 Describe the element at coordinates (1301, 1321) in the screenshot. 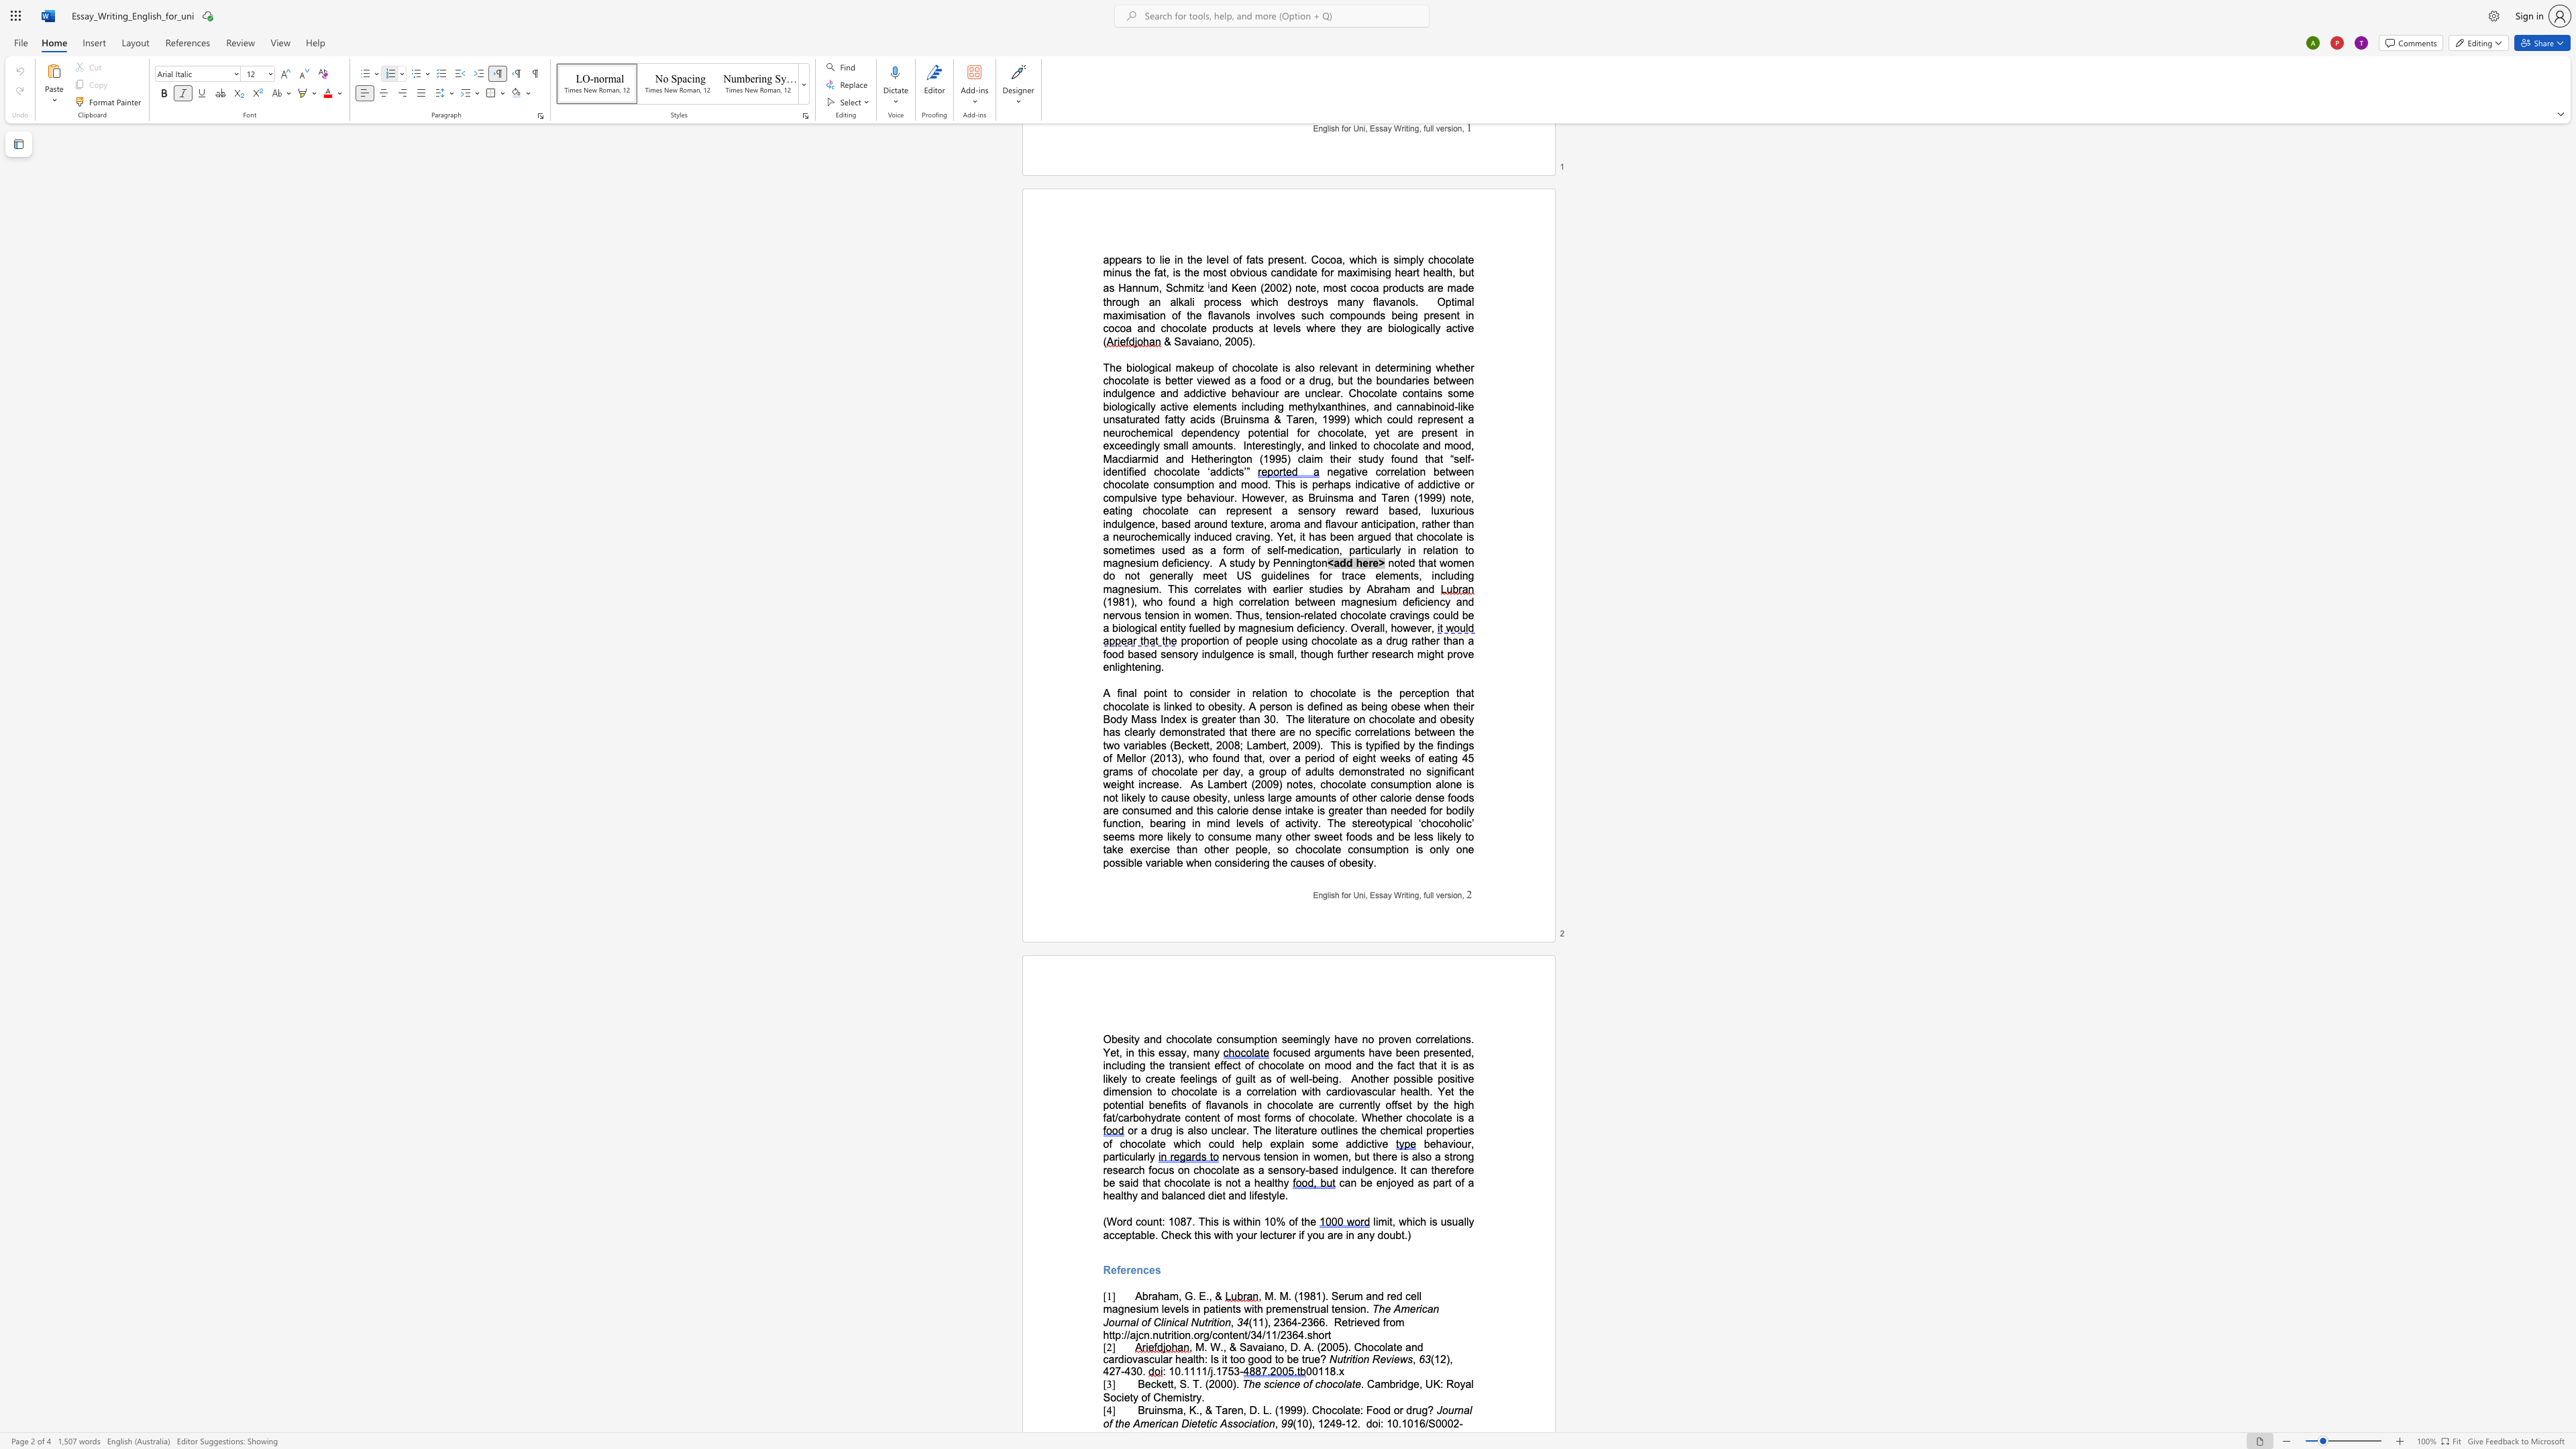

I see `the space between the continuous character "-" and "2" in the text` at that location.